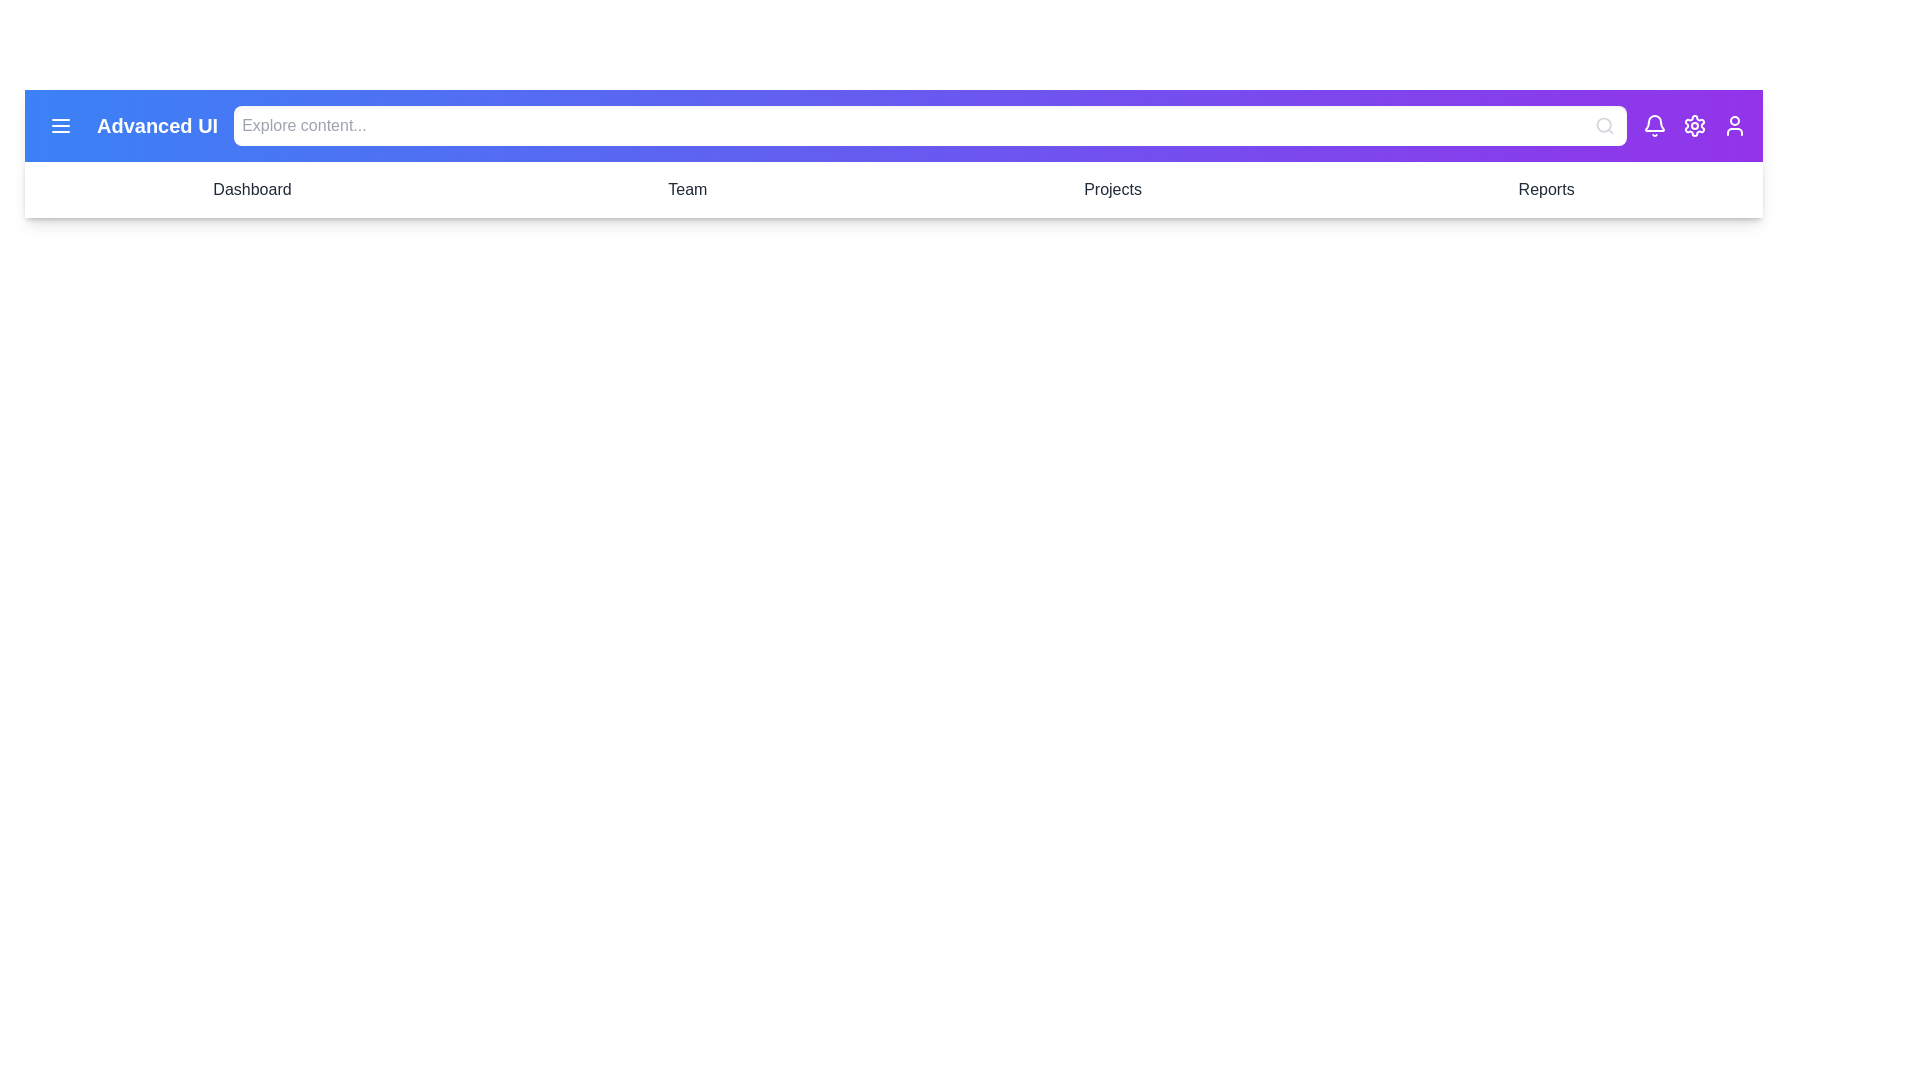 The image size is (1920, 1080). Describe the element at coordinates (686, 189) in the screenshot. I see `the Team tab to navigate to the corresponding section` at that location.